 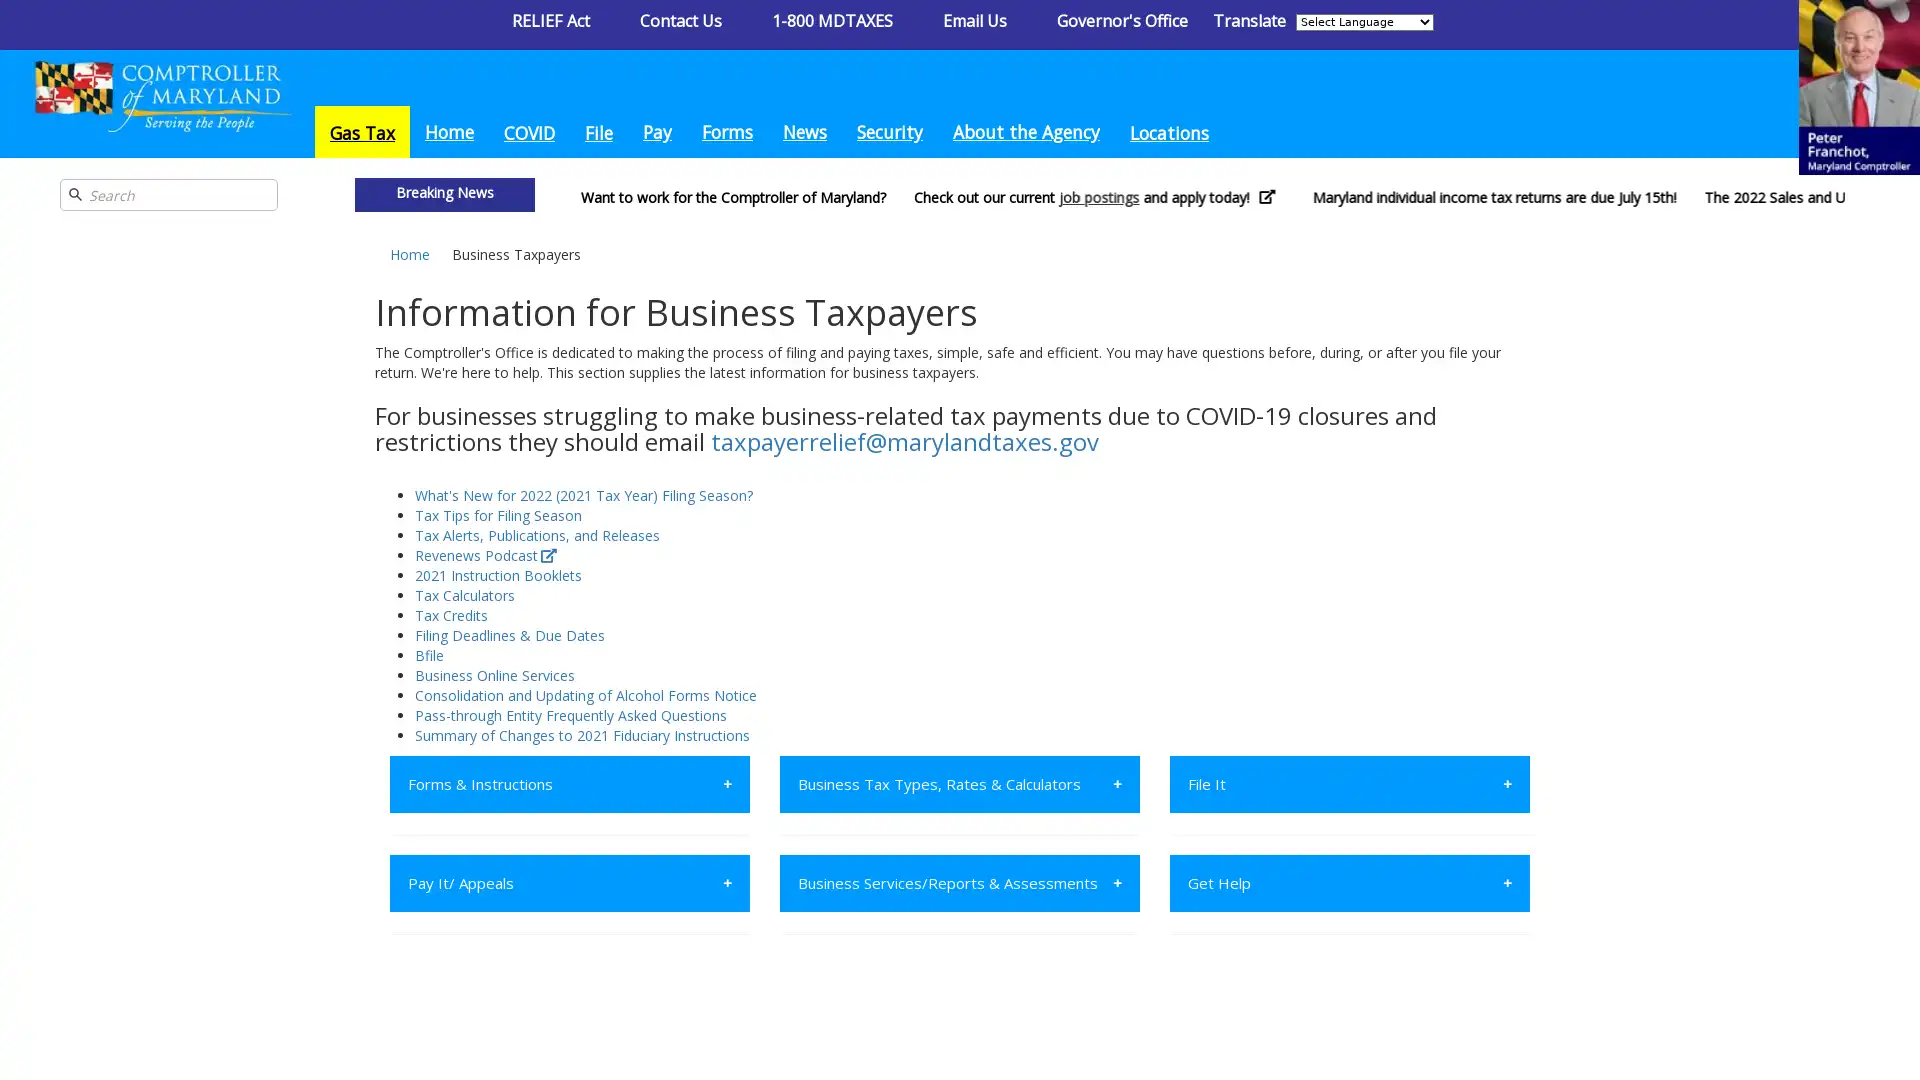 What do you see at coordinates (569, 882) in the screenshot?
I see `Pay It/ Appeals +` at bounding box center [569, 882].